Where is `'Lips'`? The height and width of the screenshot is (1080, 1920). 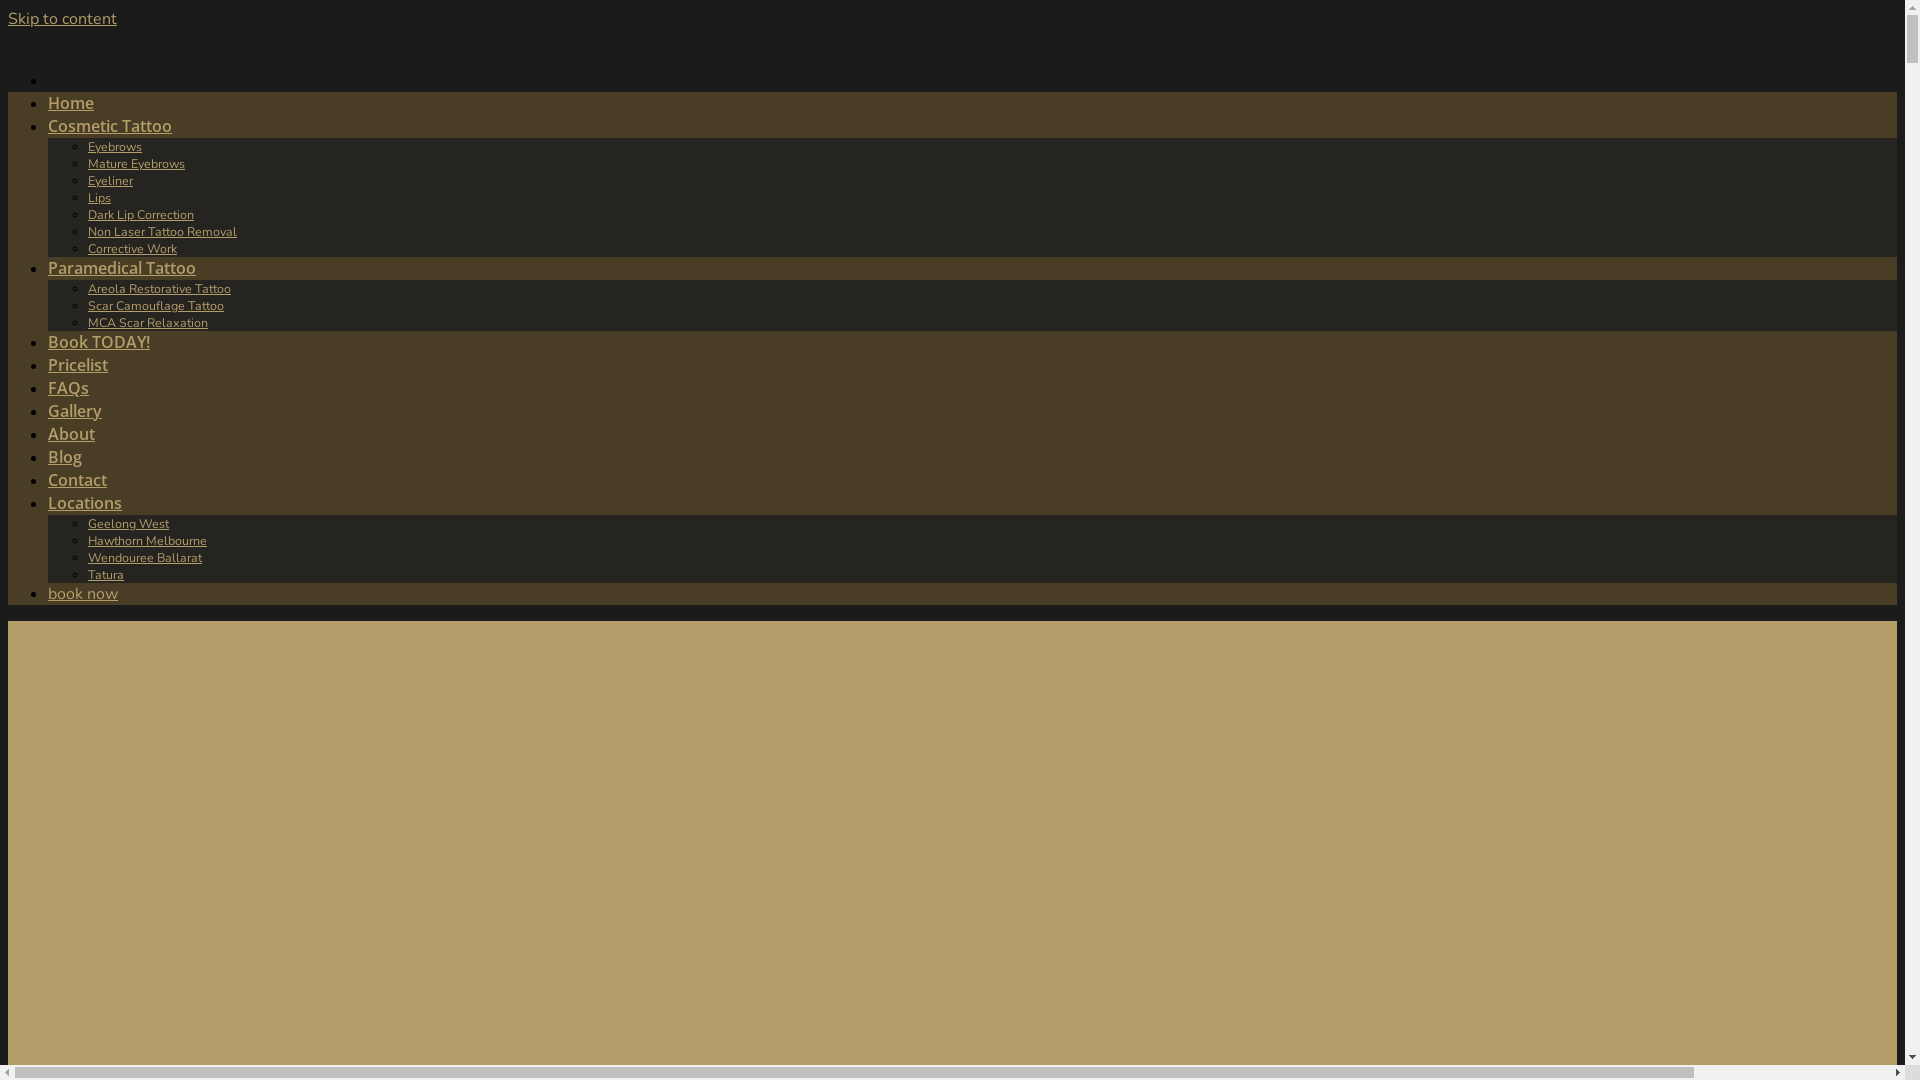
'Lips' is located at coordinates (98, 197).